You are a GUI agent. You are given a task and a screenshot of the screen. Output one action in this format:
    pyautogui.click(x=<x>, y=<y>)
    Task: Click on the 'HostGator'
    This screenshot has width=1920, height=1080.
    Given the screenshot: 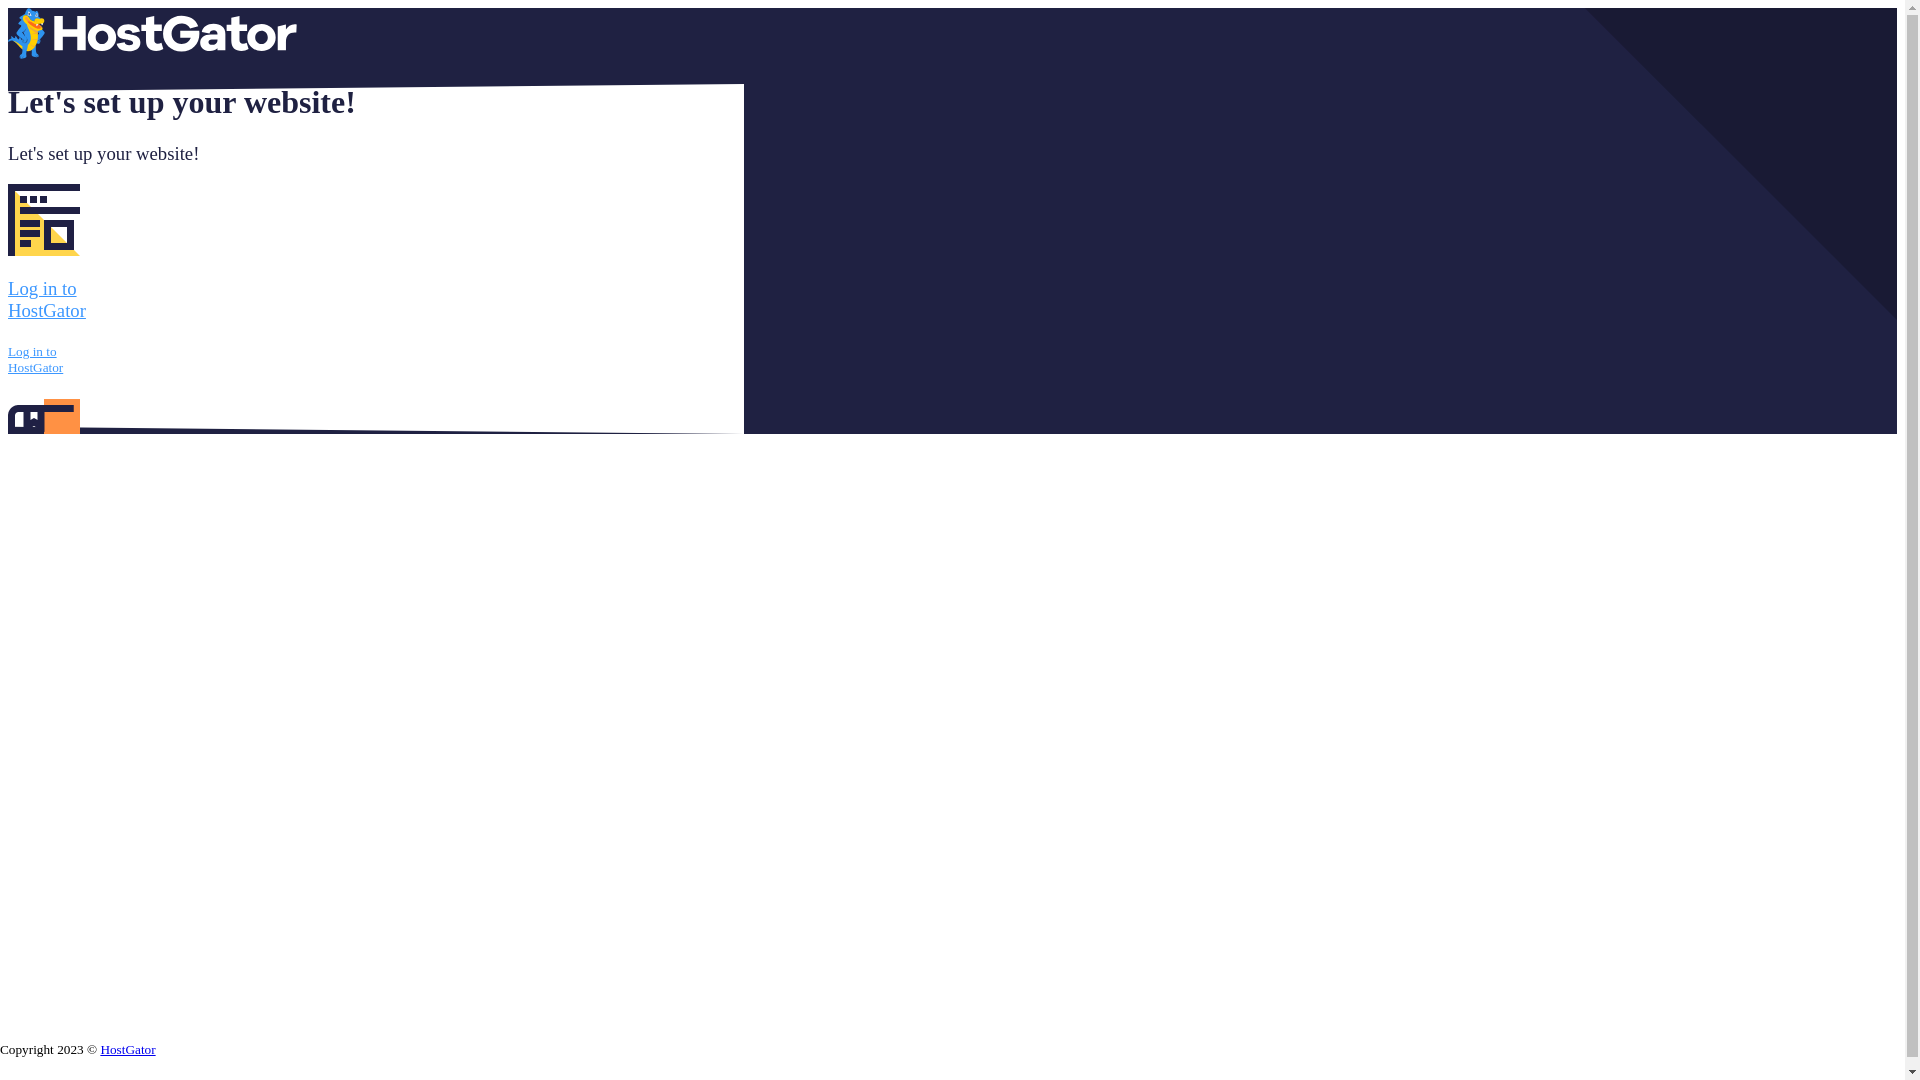 What is the action you would take?
    pyautogui.click(x=126, y=1048)
    